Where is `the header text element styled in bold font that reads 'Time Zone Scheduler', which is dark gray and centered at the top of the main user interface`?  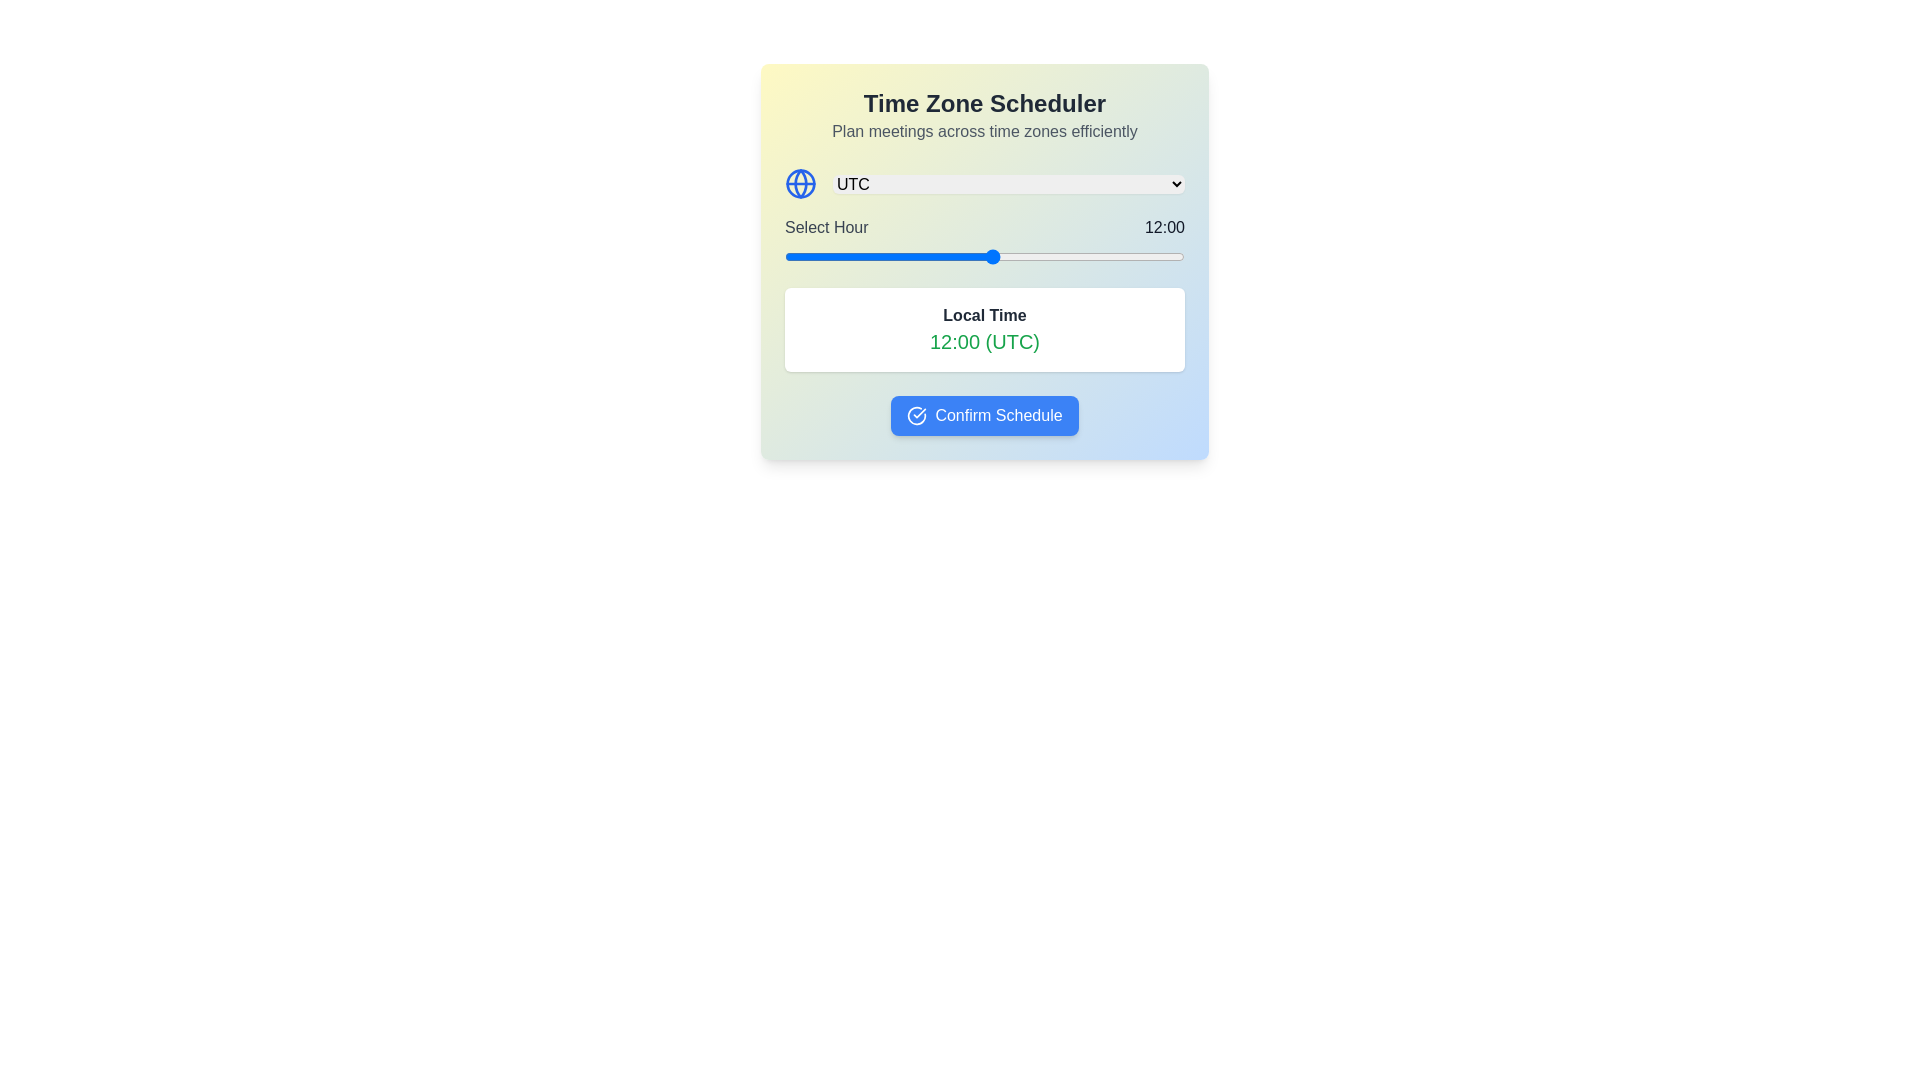 the header text element styled in bold font that reads 'Time Zone Scheduler', which is dark gray and centered at the top of the main user interface is located at coordinates (984, 104).